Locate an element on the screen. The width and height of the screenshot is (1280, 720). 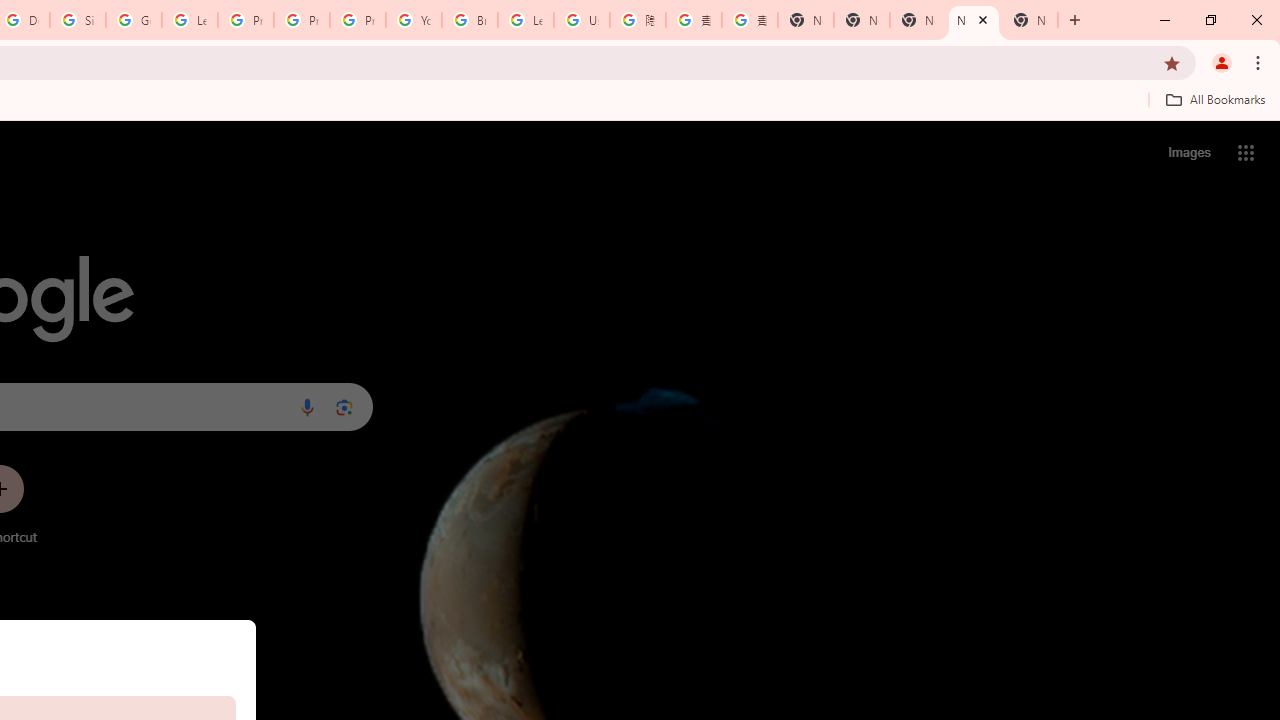
'Sign in - Google Accounts' is located at coordinates (78, 20).